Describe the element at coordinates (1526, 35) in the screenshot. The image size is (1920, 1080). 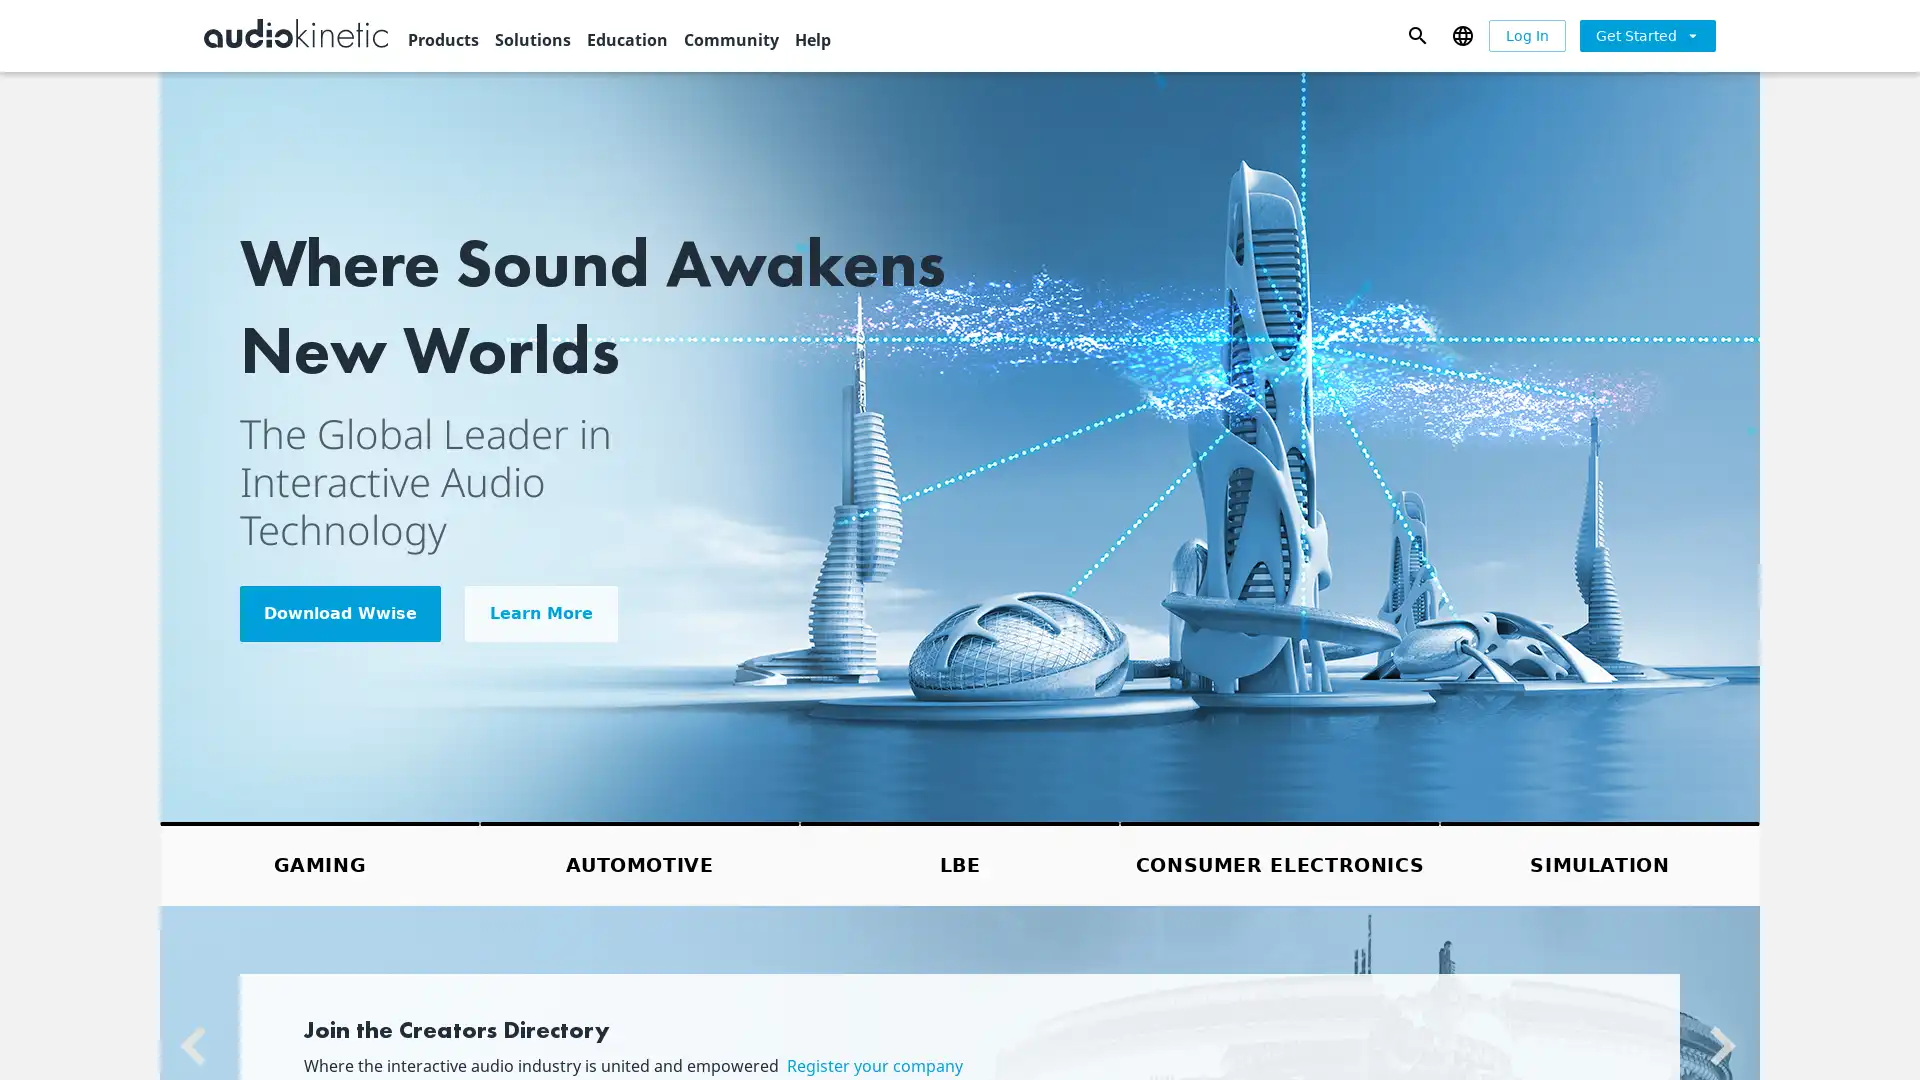
I see `Log In` at that location.